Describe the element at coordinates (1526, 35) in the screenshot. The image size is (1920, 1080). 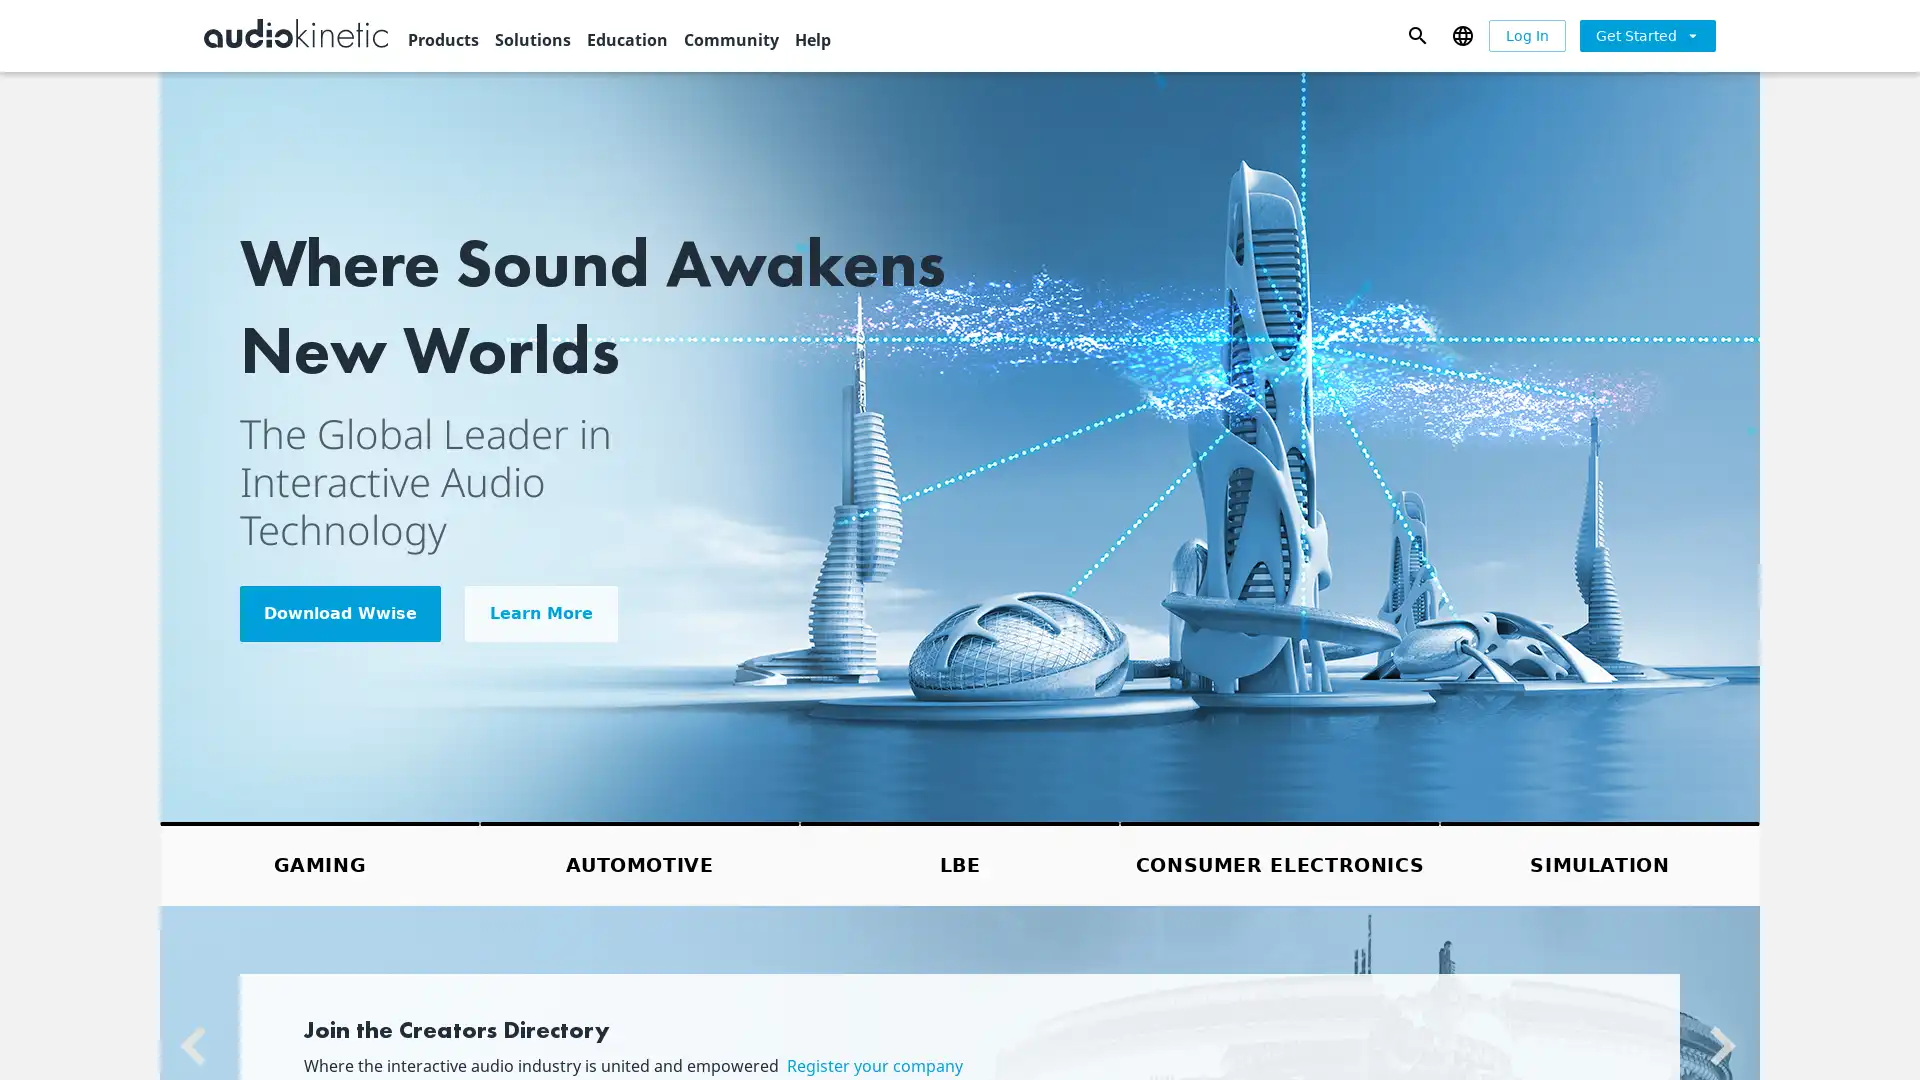
I see `Log In` at that location.